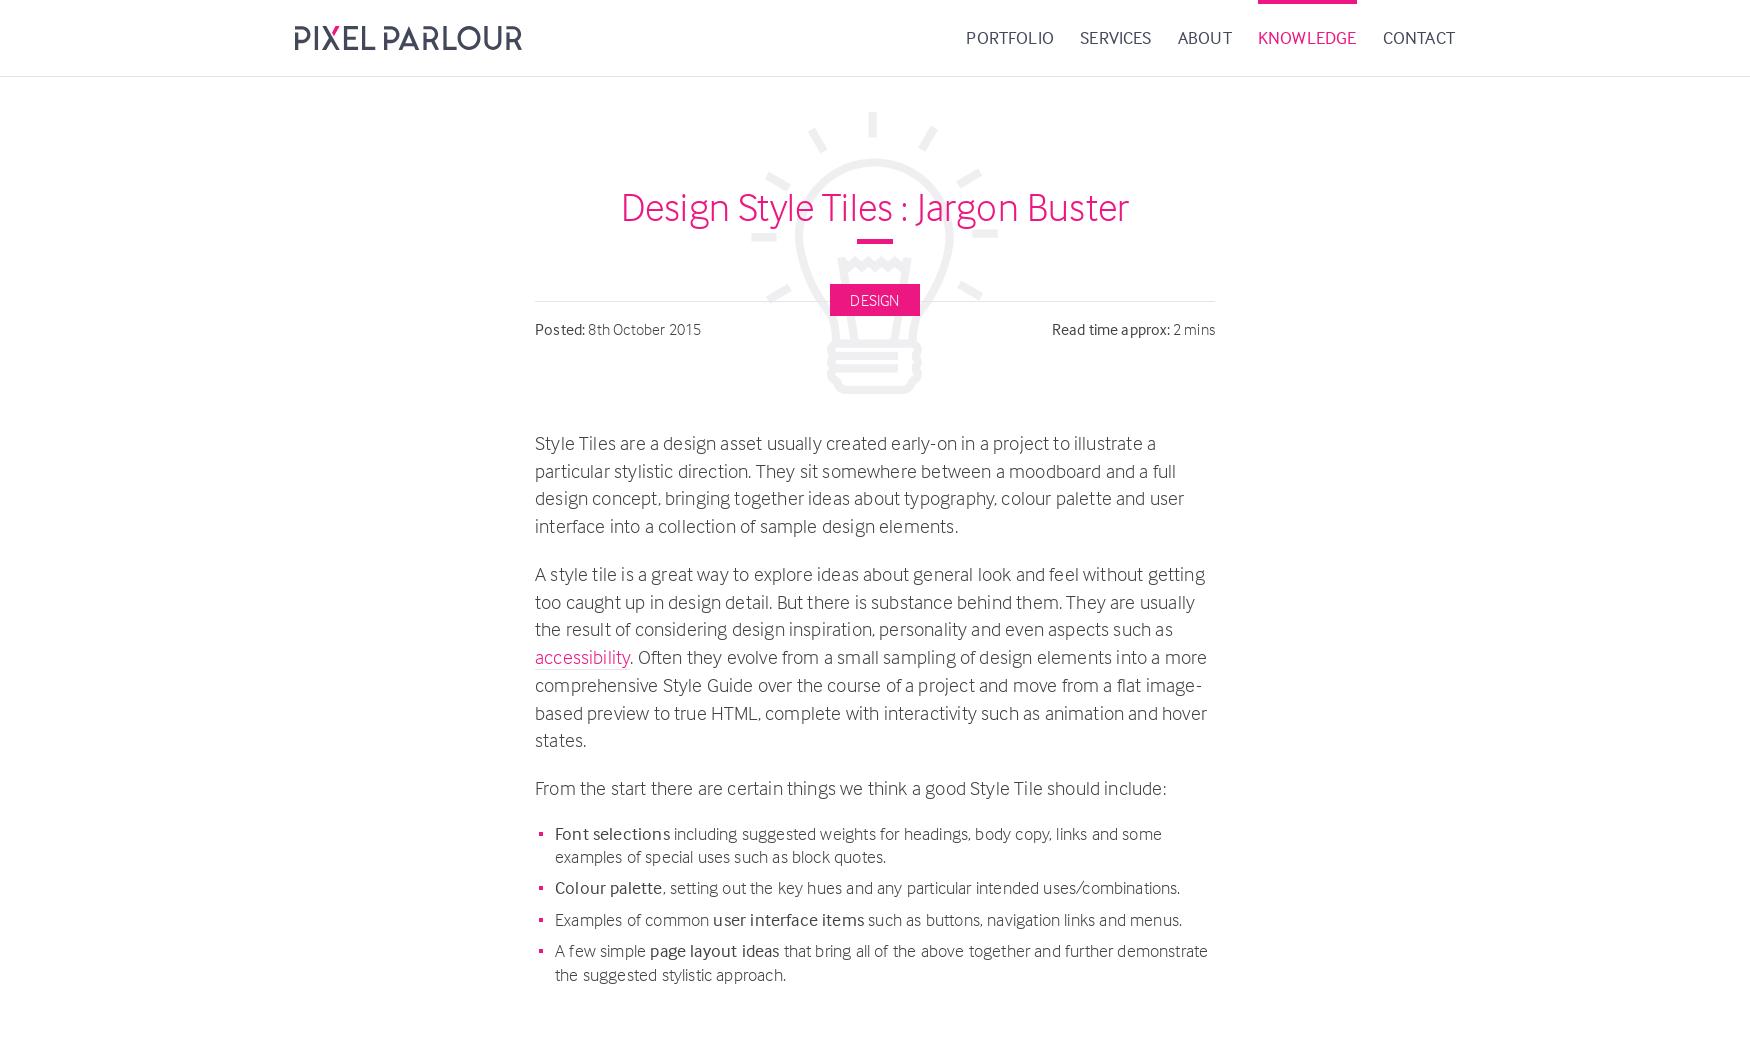  I want to click on 'Portfolio', so click(966, 37).